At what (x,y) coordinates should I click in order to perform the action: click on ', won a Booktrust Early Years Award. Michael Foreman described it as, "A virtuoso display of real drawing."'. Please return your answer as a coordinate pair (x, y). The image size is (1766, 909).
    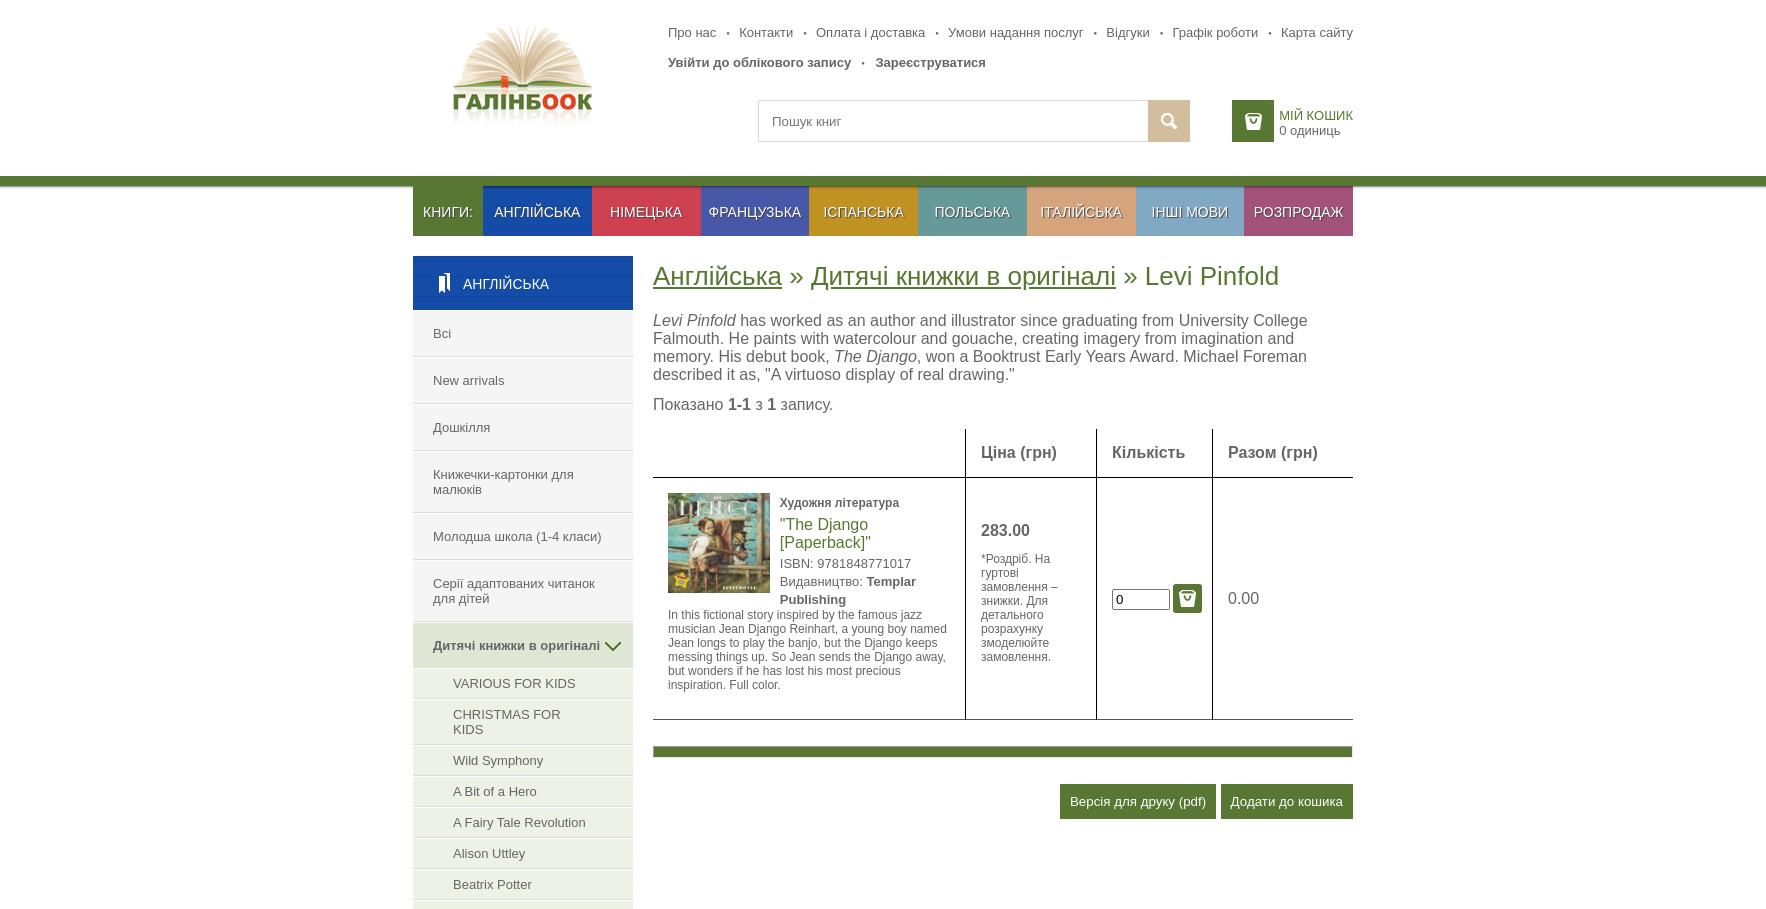
    Looking at the image, I should click on (978, 364).